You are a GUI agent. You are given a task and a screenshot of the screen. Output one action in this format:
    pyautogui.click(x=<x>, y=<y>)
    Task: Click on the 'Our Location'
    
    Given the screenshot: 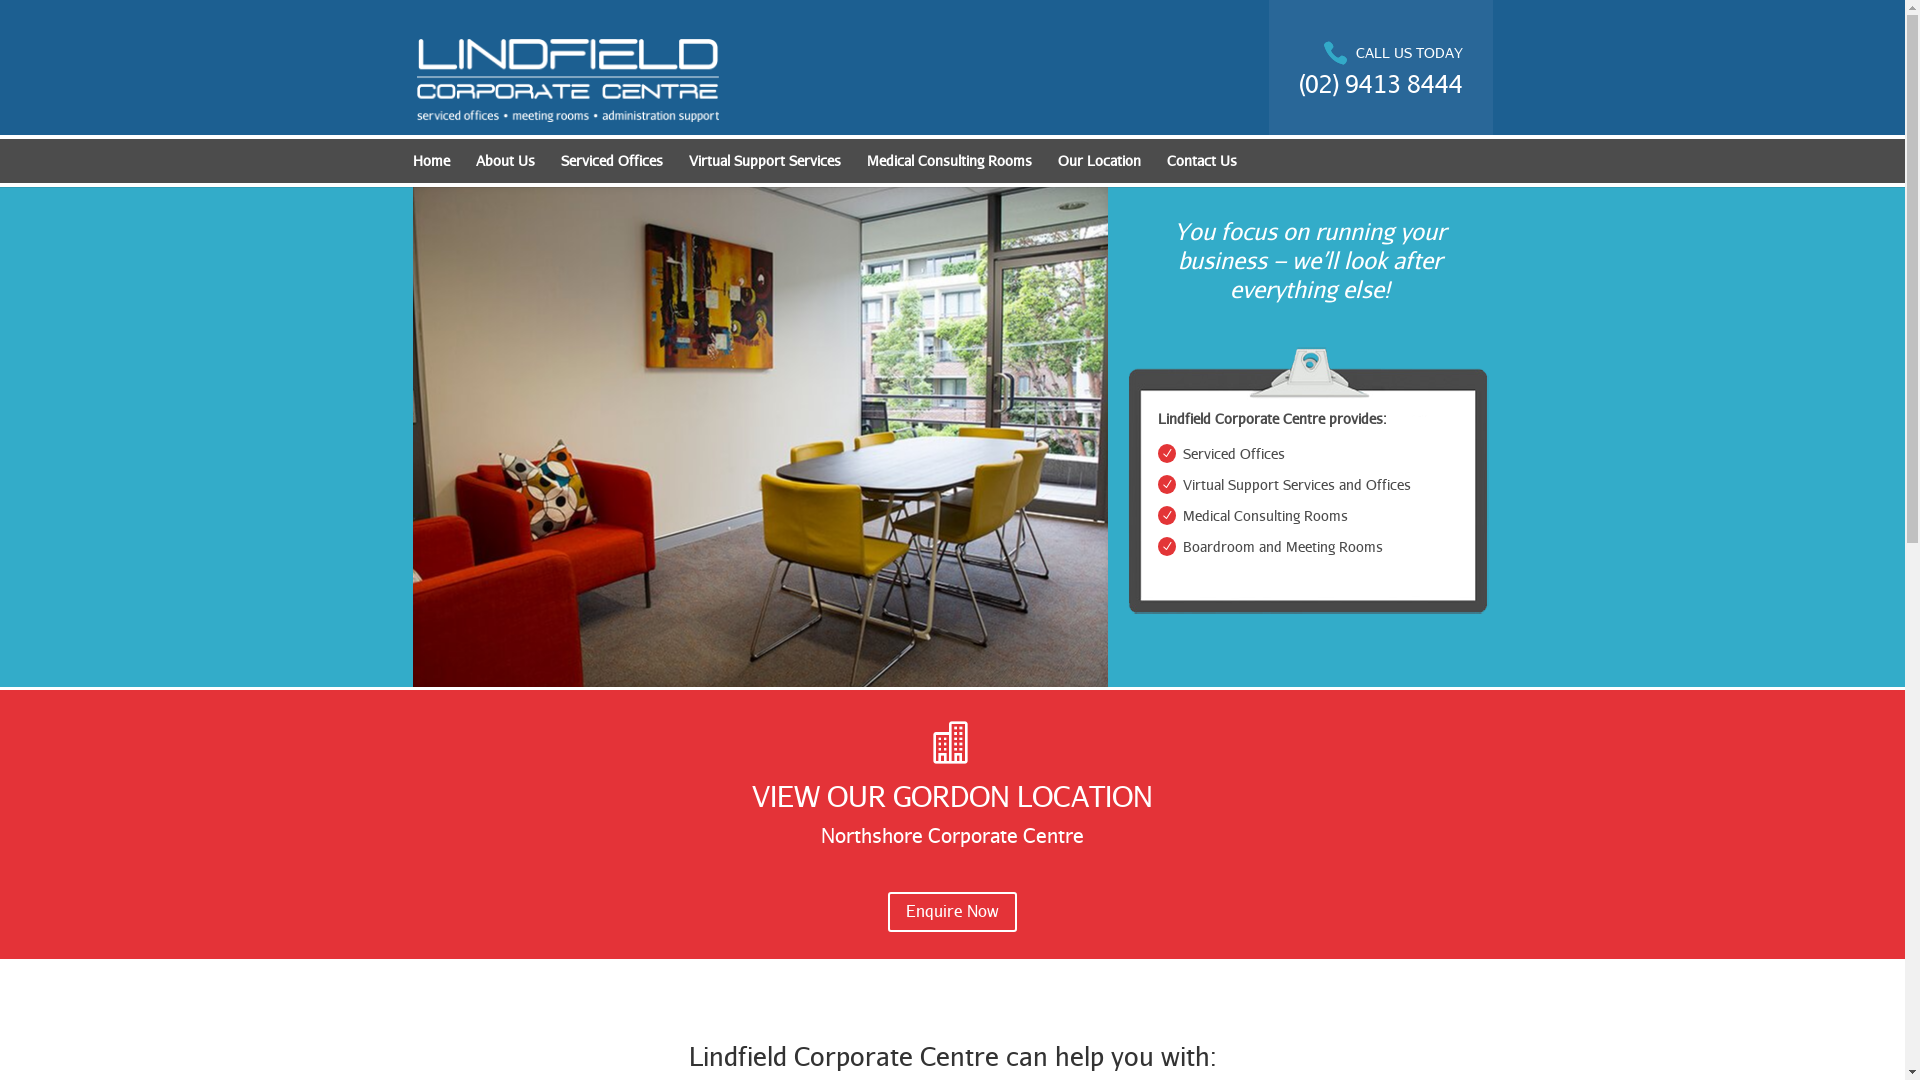 What is the action you would take?
    pyautogui.click(x=1056, y=164)
    